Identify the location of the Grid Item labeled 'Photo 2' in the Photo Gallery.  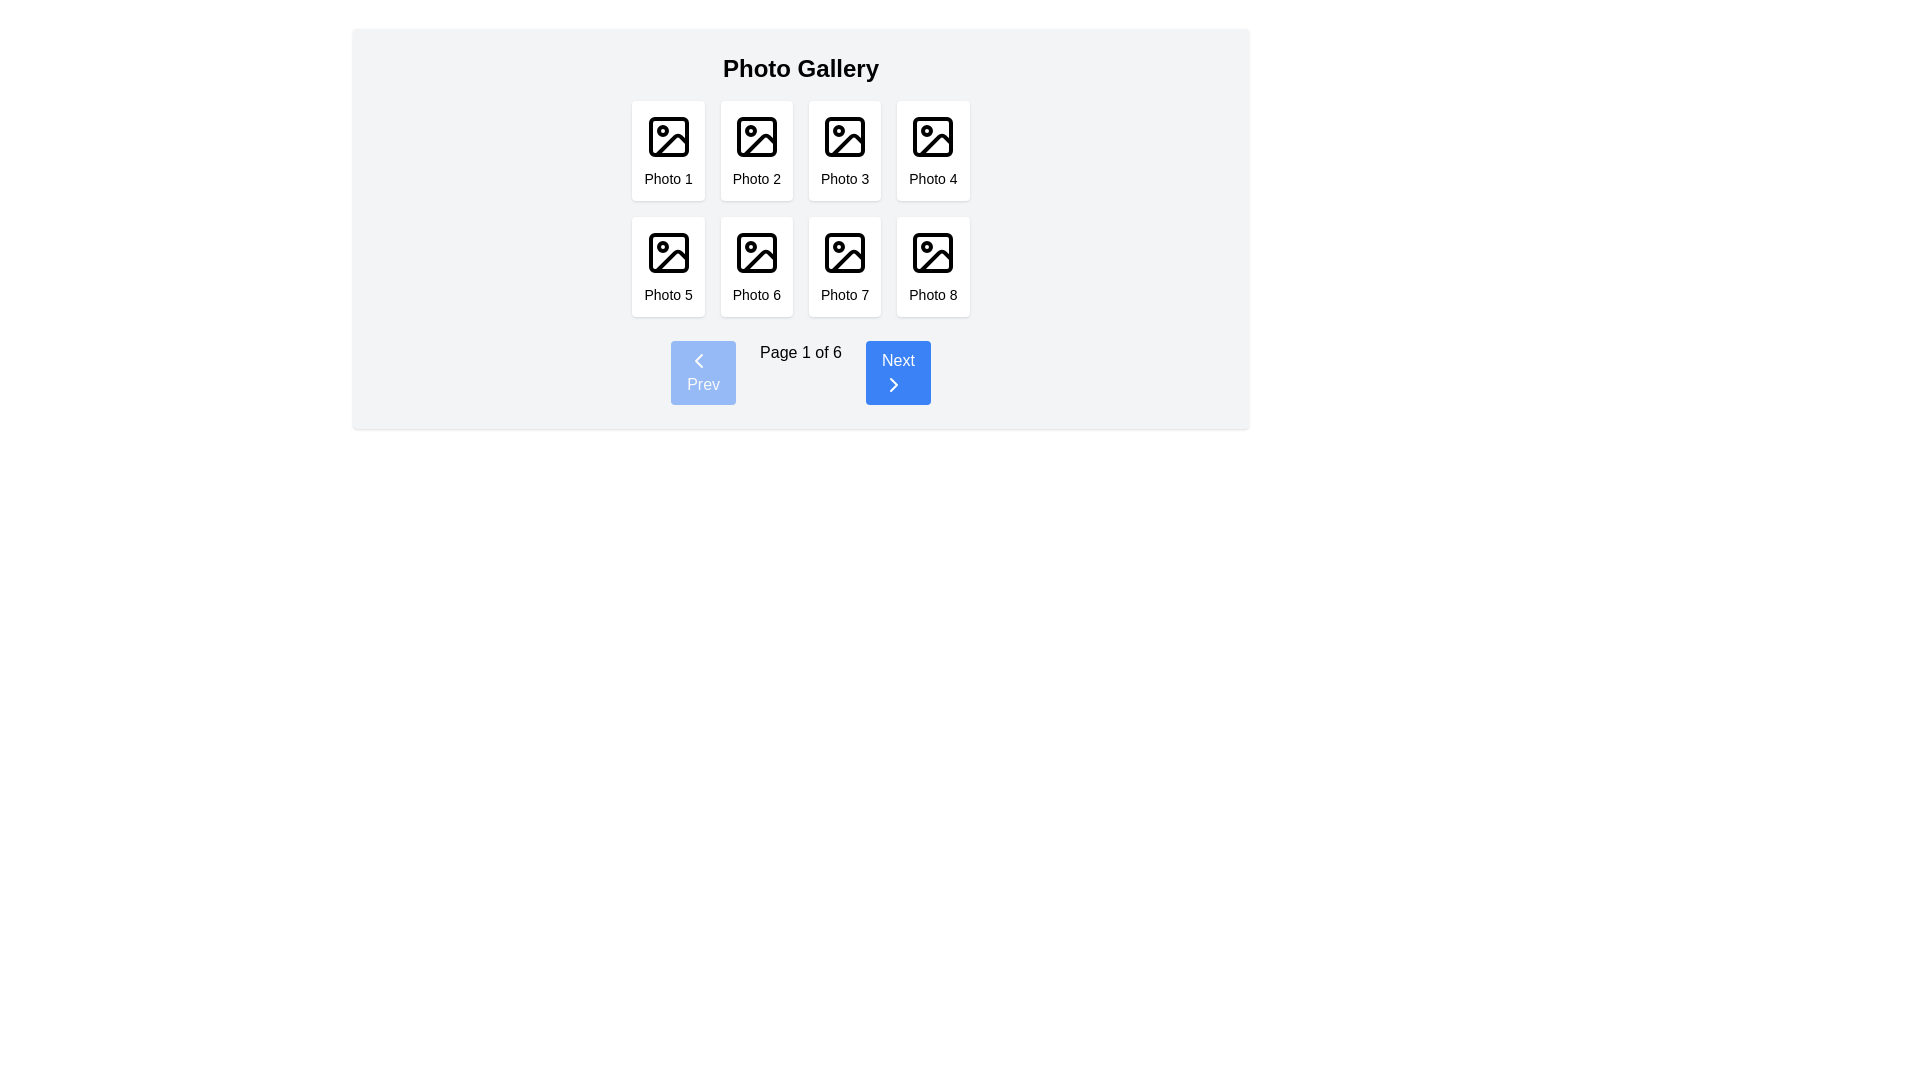
(755, 149).